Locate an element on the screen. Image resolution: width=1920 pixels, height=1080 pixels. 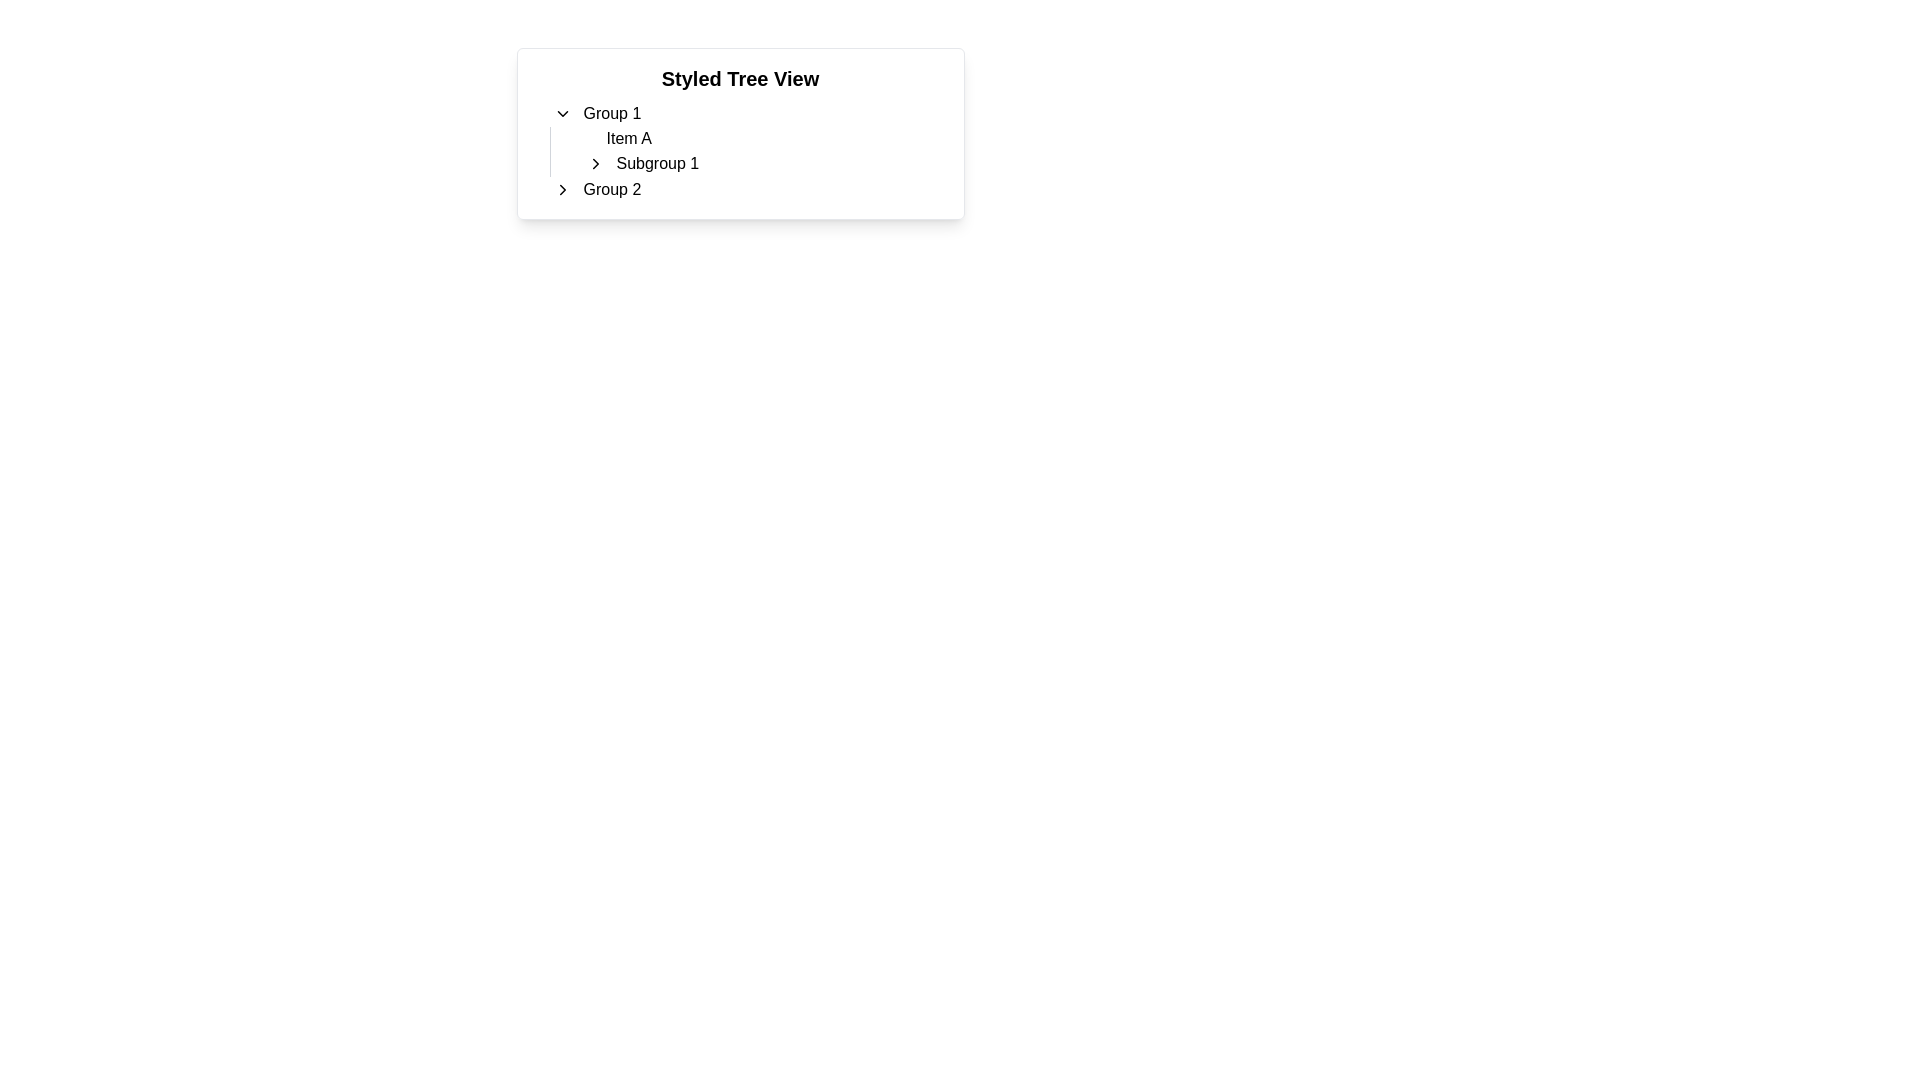
the right-facing chevron SVG icon next to the 'Subgroup 1' label is located at coordinates (594, 163).